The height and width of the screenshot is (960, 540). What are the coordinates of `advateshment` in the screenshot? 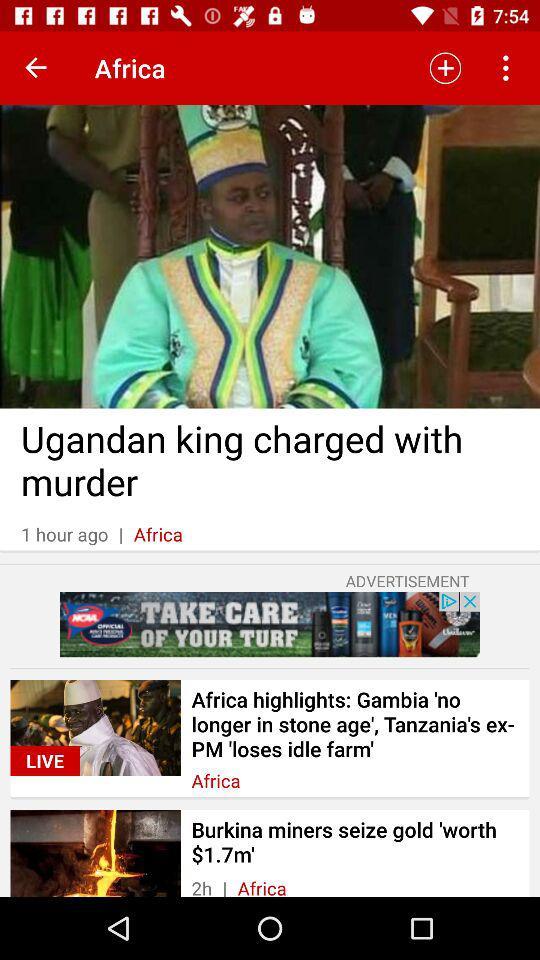 It's located at (270, 623).